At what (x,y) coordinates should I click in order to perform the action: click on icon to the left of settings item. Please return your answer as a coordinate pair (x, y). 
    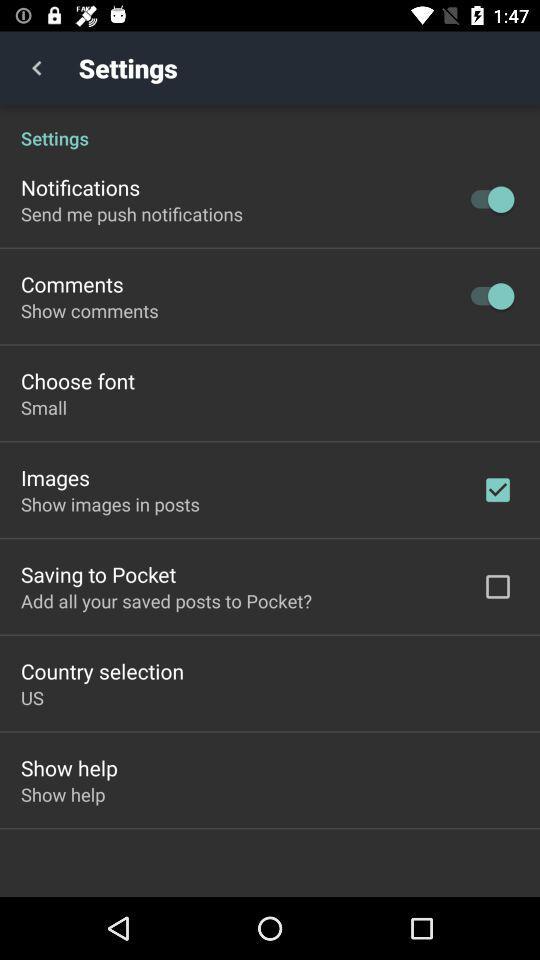
    Looking at the image, I should click on (36, 68).